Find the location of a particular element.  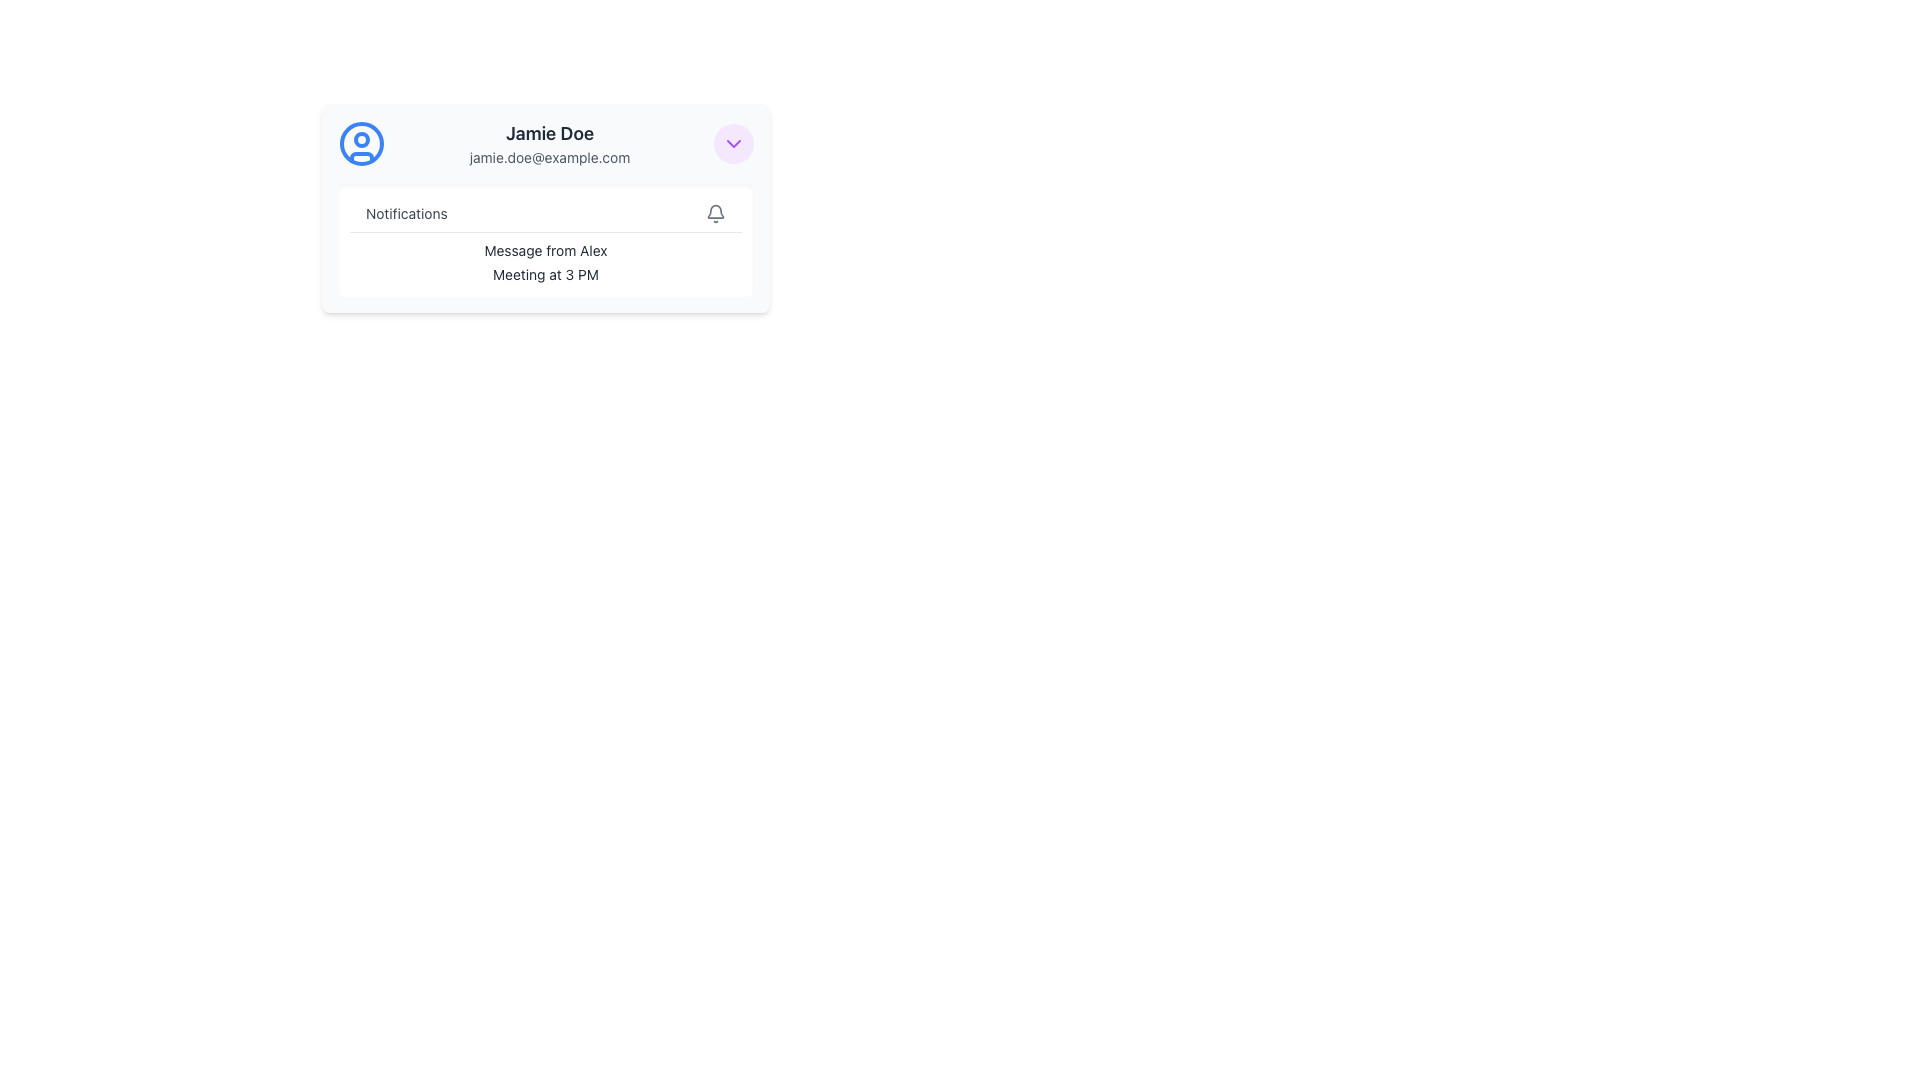

the text block displaying 'Message from Alex' and 'Meeting at 3 PM' is located at coordinates (546, 261).